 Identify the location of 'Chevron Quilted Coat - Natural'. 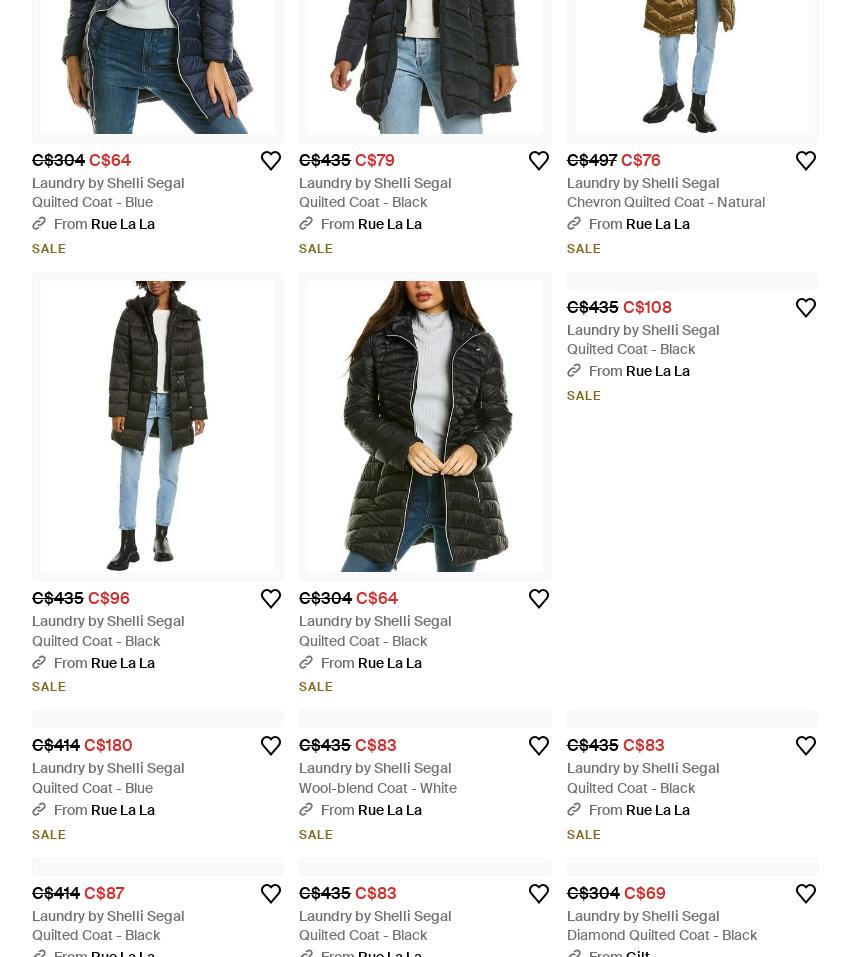
(665, 201).